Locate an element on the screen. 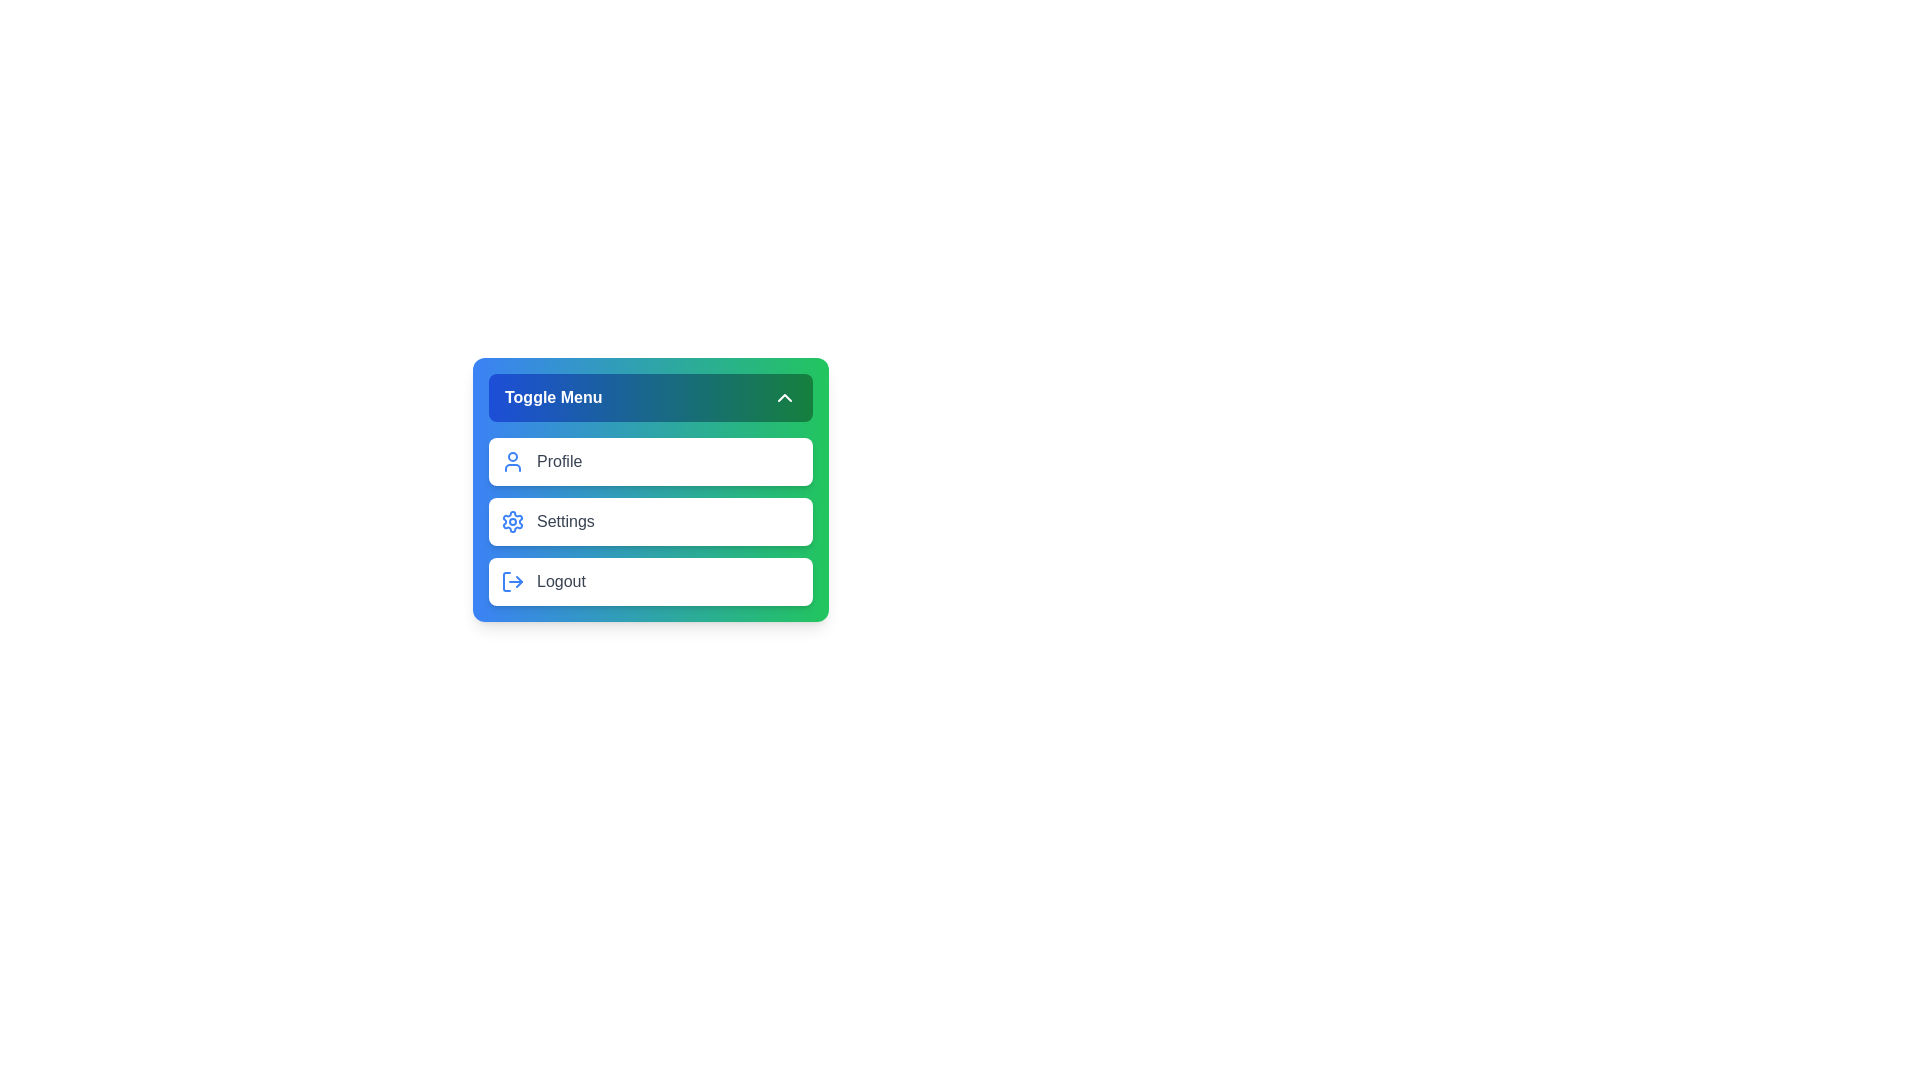  the menu item Settings to view its hover effects is located at coordinates (651, 520).